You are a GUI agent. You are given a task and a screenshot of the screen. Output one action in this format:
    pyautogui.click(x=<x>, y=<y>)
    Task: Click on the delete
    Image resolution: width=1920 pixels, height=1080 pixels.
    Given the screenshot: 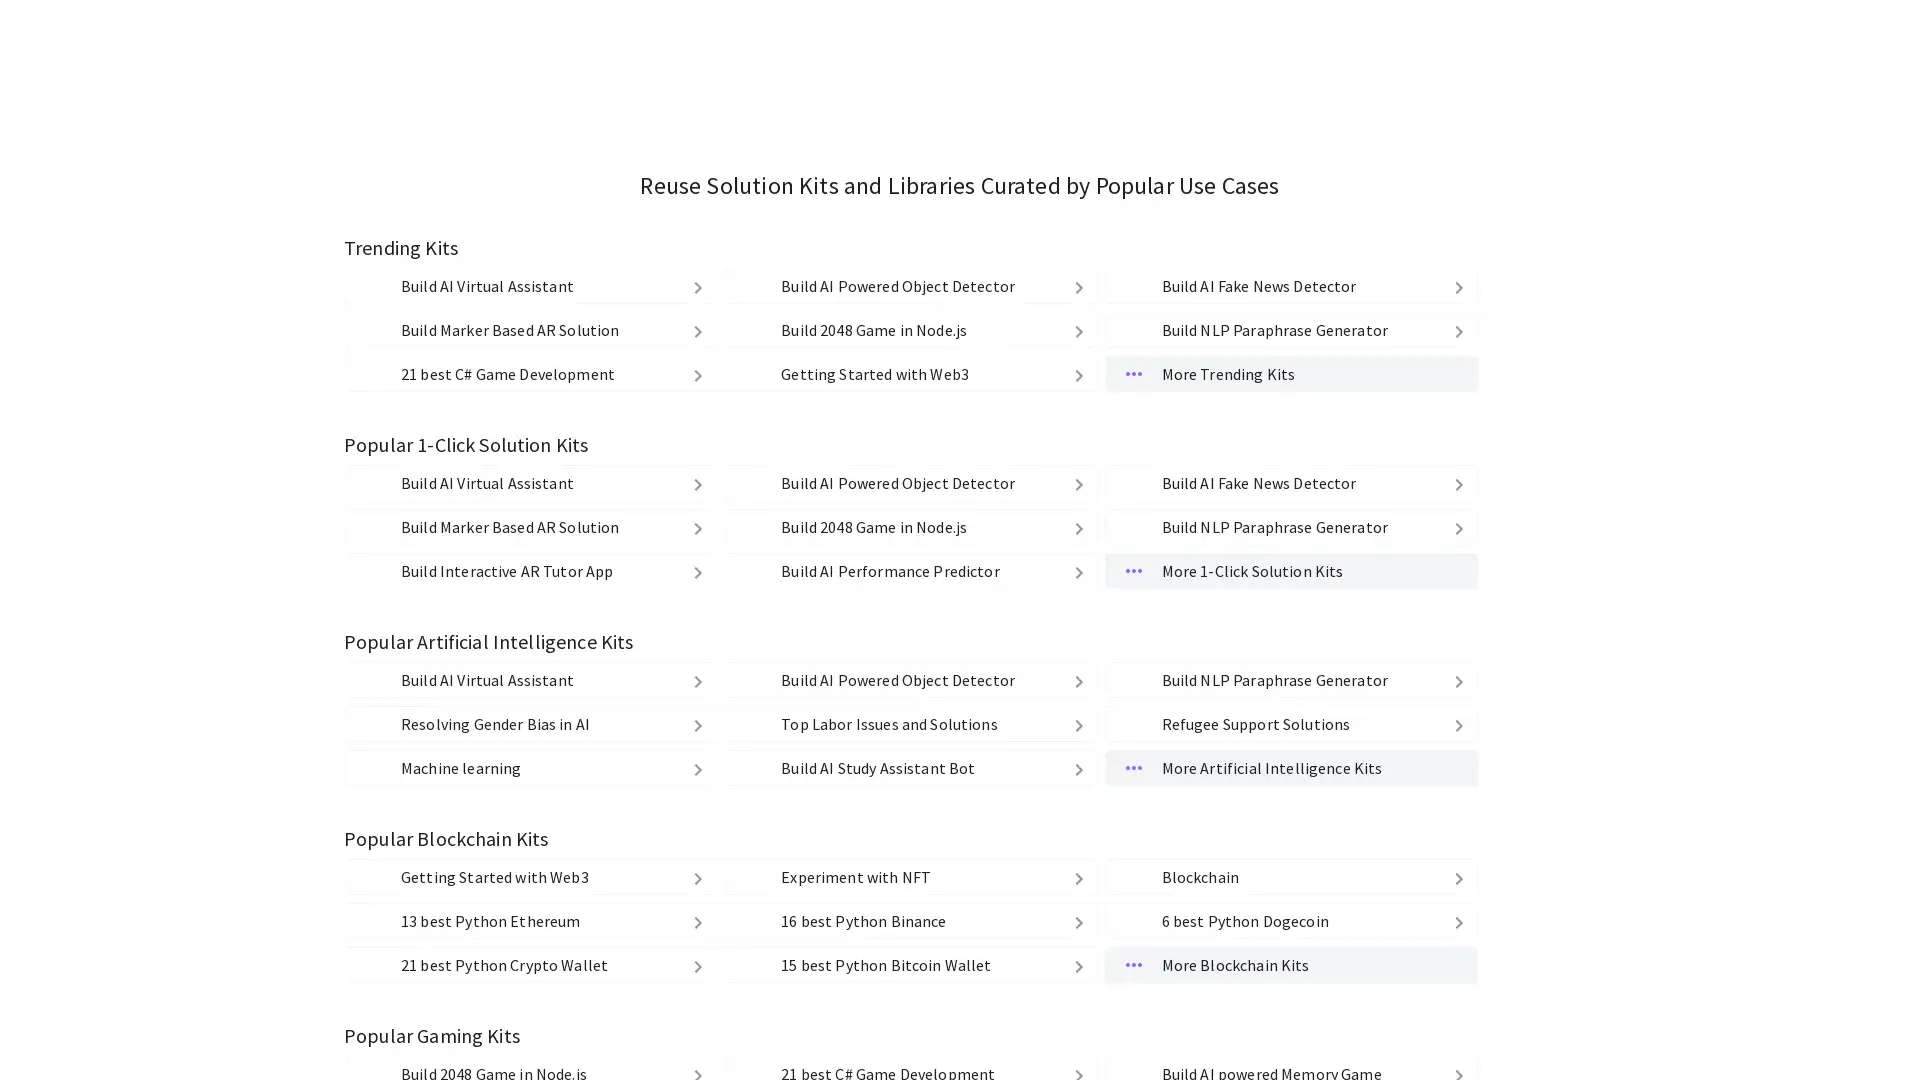 What is the action you would take?
    pyautogui.click(x=697, y=1030)
    